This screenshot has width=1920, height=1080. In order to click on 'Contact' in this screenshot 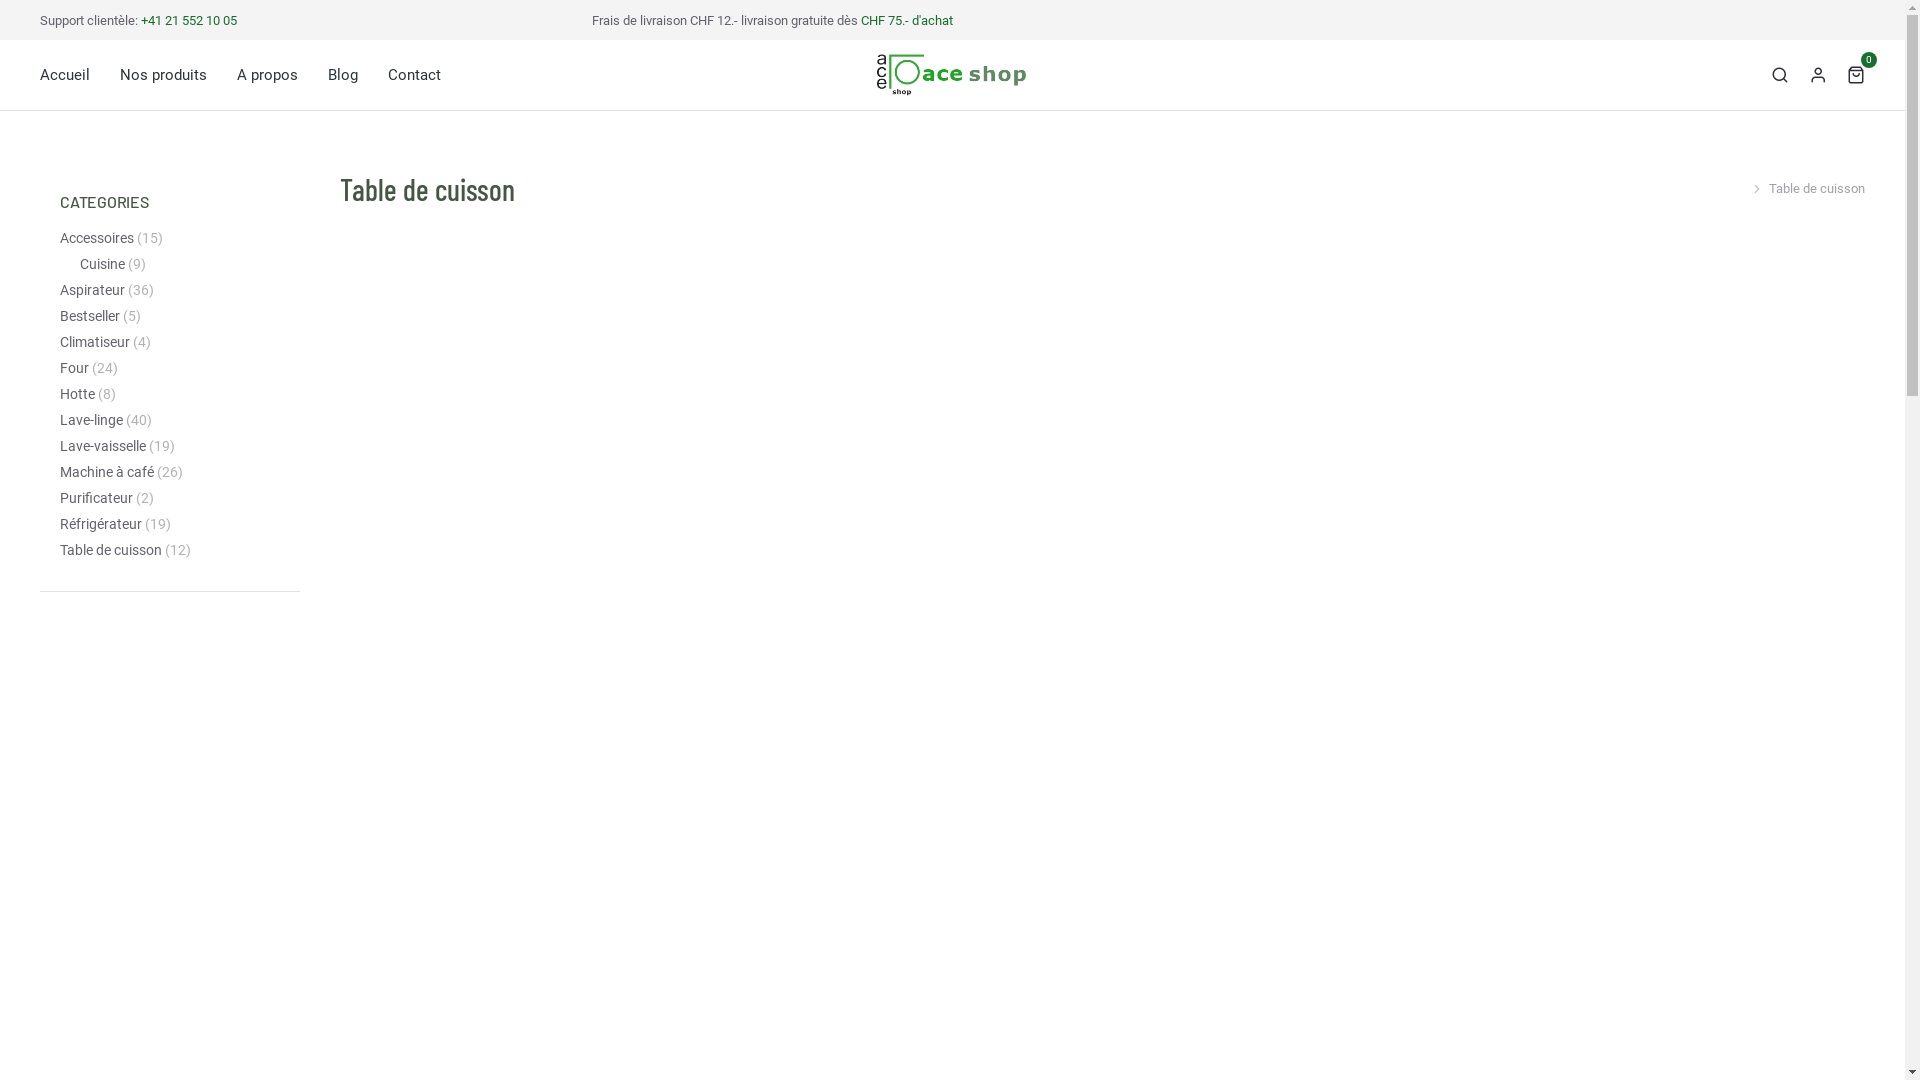, I will do `click(388, 73)`.